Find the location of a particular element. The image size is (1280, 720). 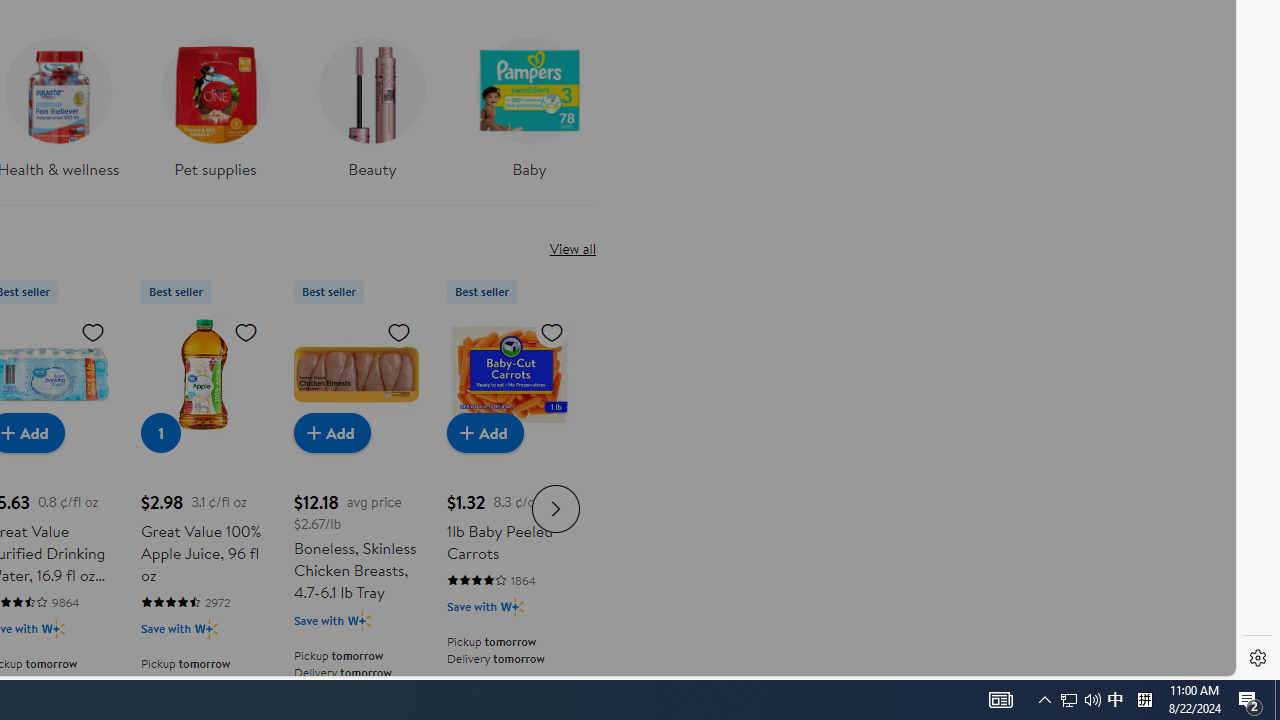

'Boneless, Skinless Chicken Breasts, 4.7-6.1 lb Tray' is located at coordinates (356, 374).